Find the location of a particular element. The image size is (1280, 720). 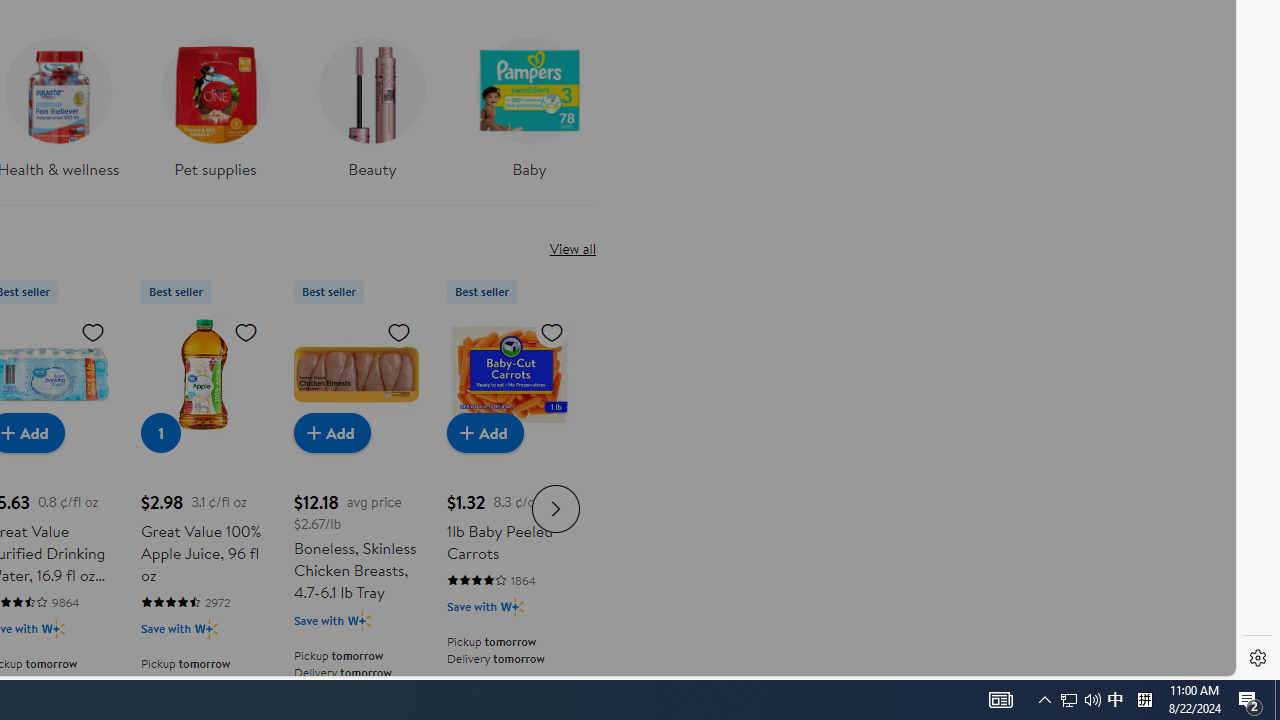

'Boneless, Skinless Chicken Breasts, 4.7-6.1 lb Tray' is located at coordinates (356, 374).